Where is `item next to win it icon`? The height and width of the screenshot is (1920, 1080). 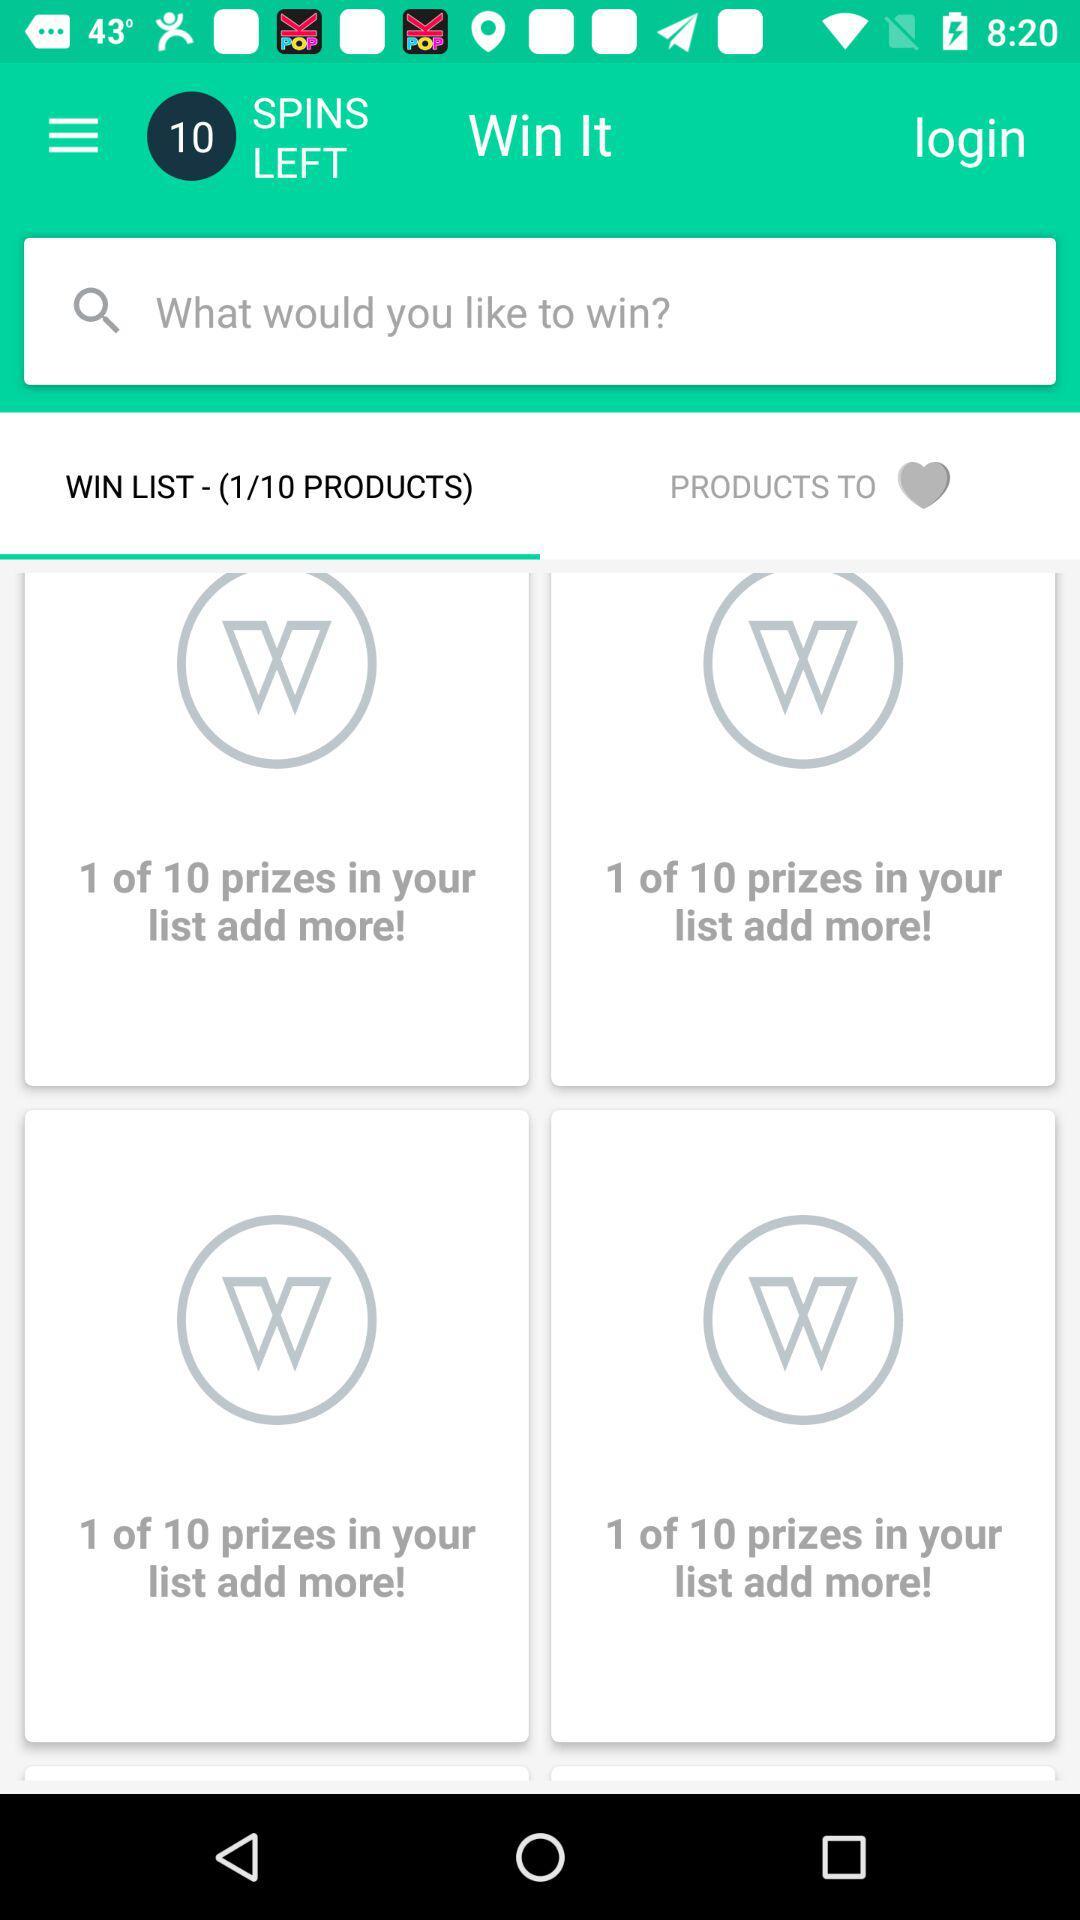
item next to win it icon is located at coordinates (969, 135).